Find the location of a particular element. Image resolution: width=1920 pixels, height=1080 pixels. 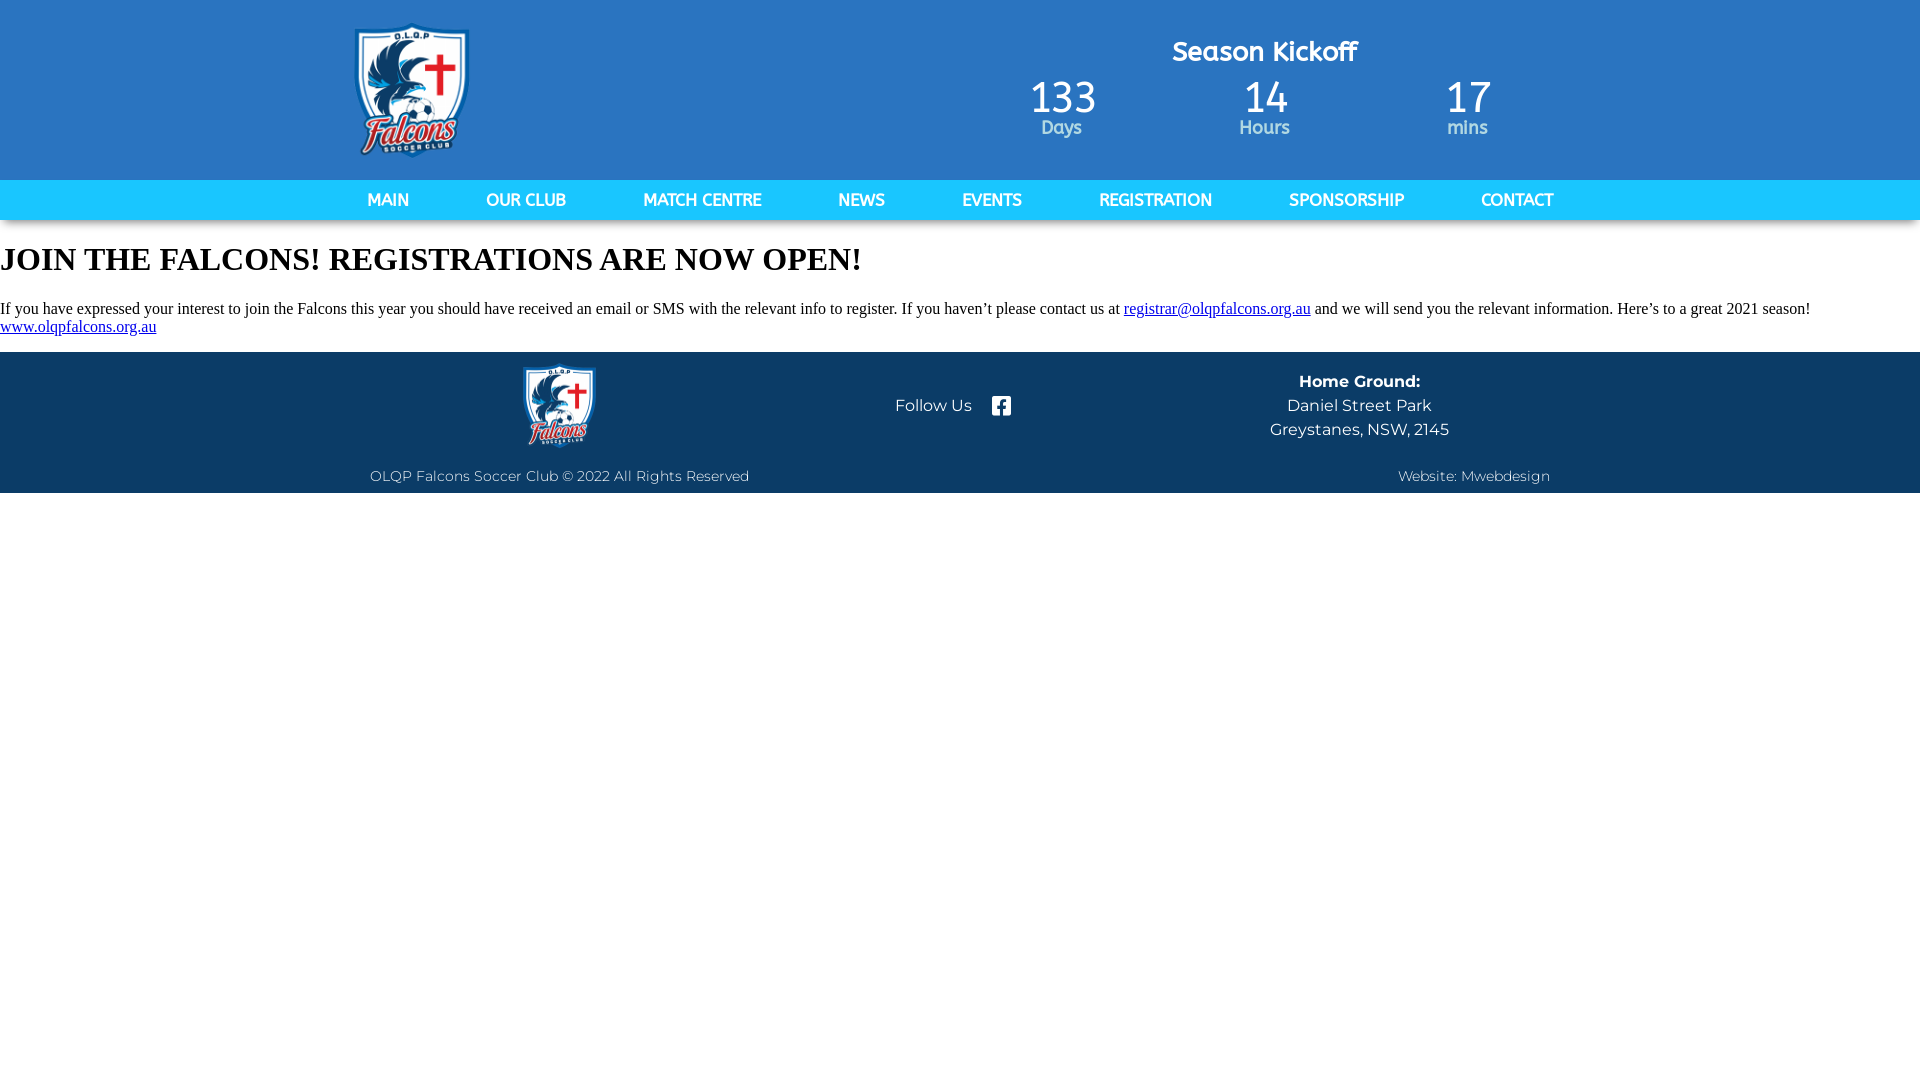

'Logo-Shield-1' is located at coordinates (351, 88).